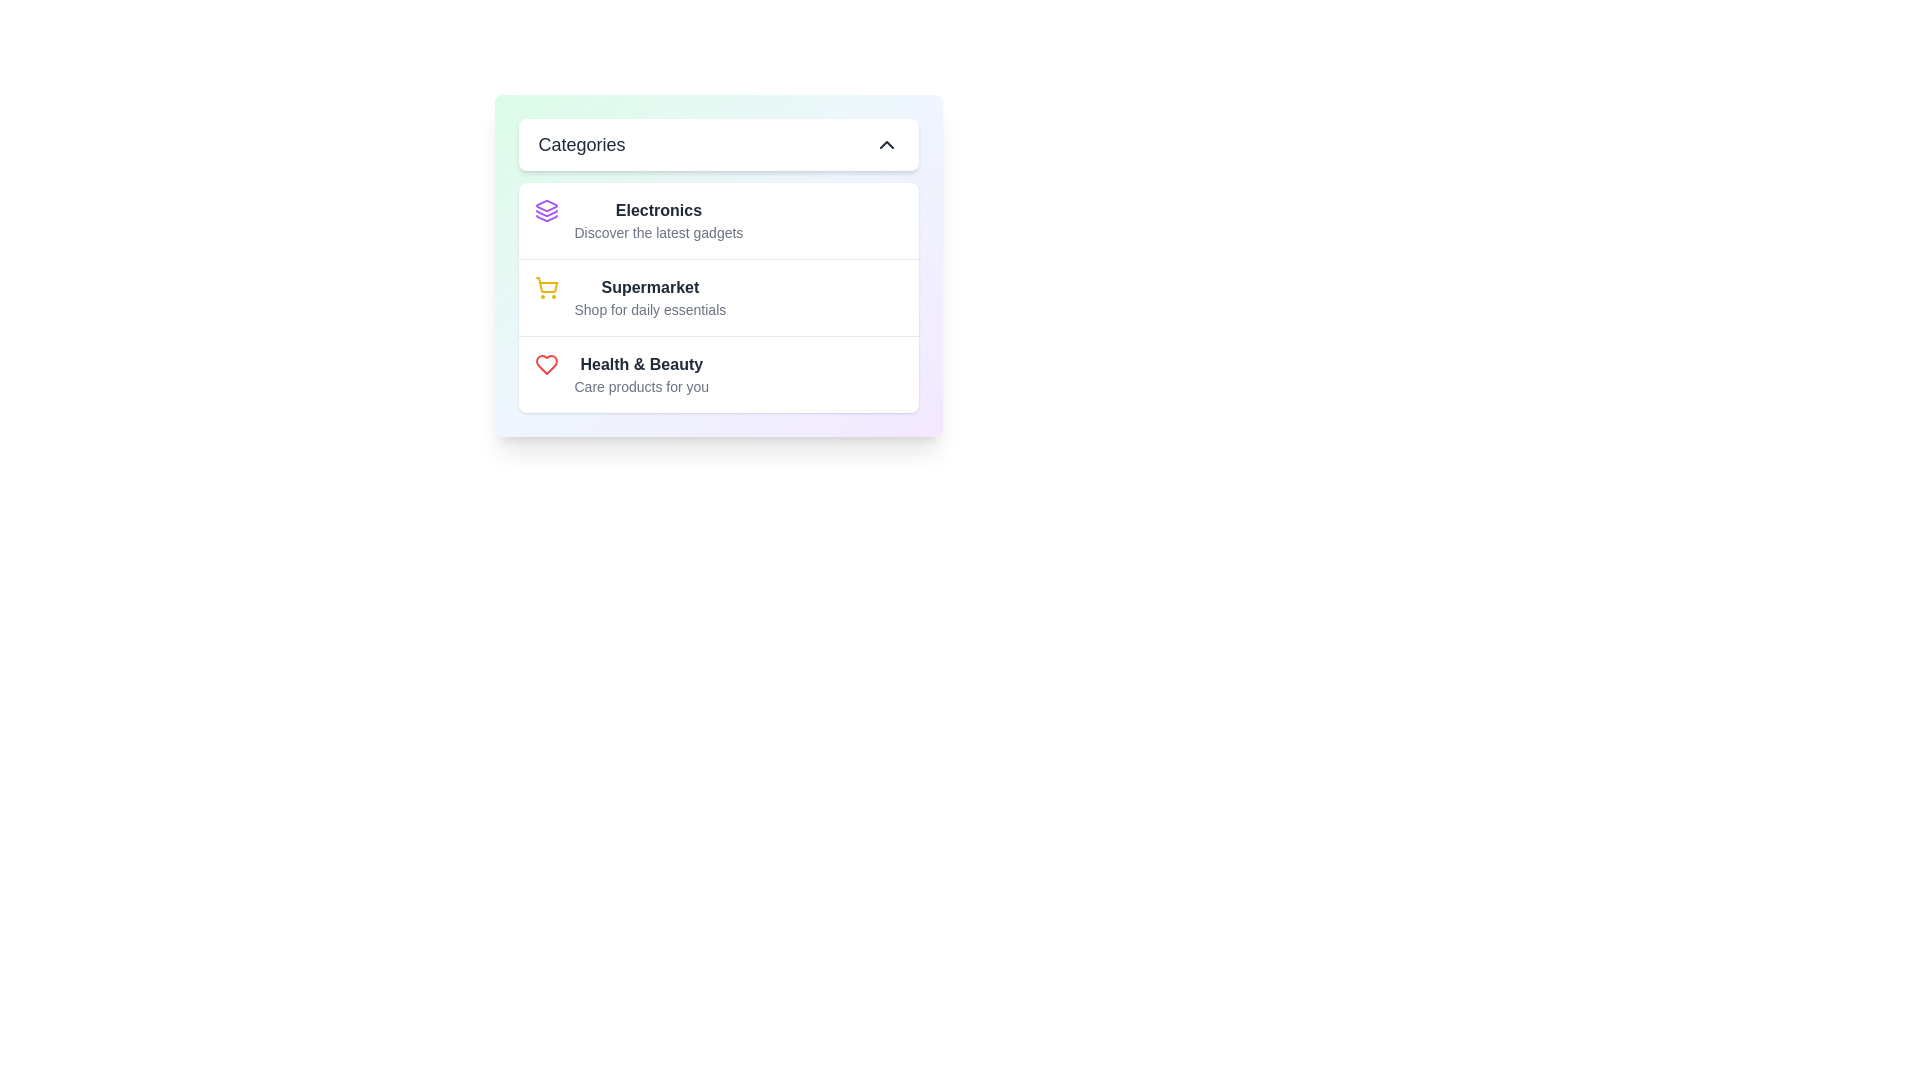 The width and height of the screenshot is (1920, 1080). I want to click on informational text label located in the dropdown menu under the 'Electronics' category, positioned directly below the bold 'Electronics' text, so click(658, 231).